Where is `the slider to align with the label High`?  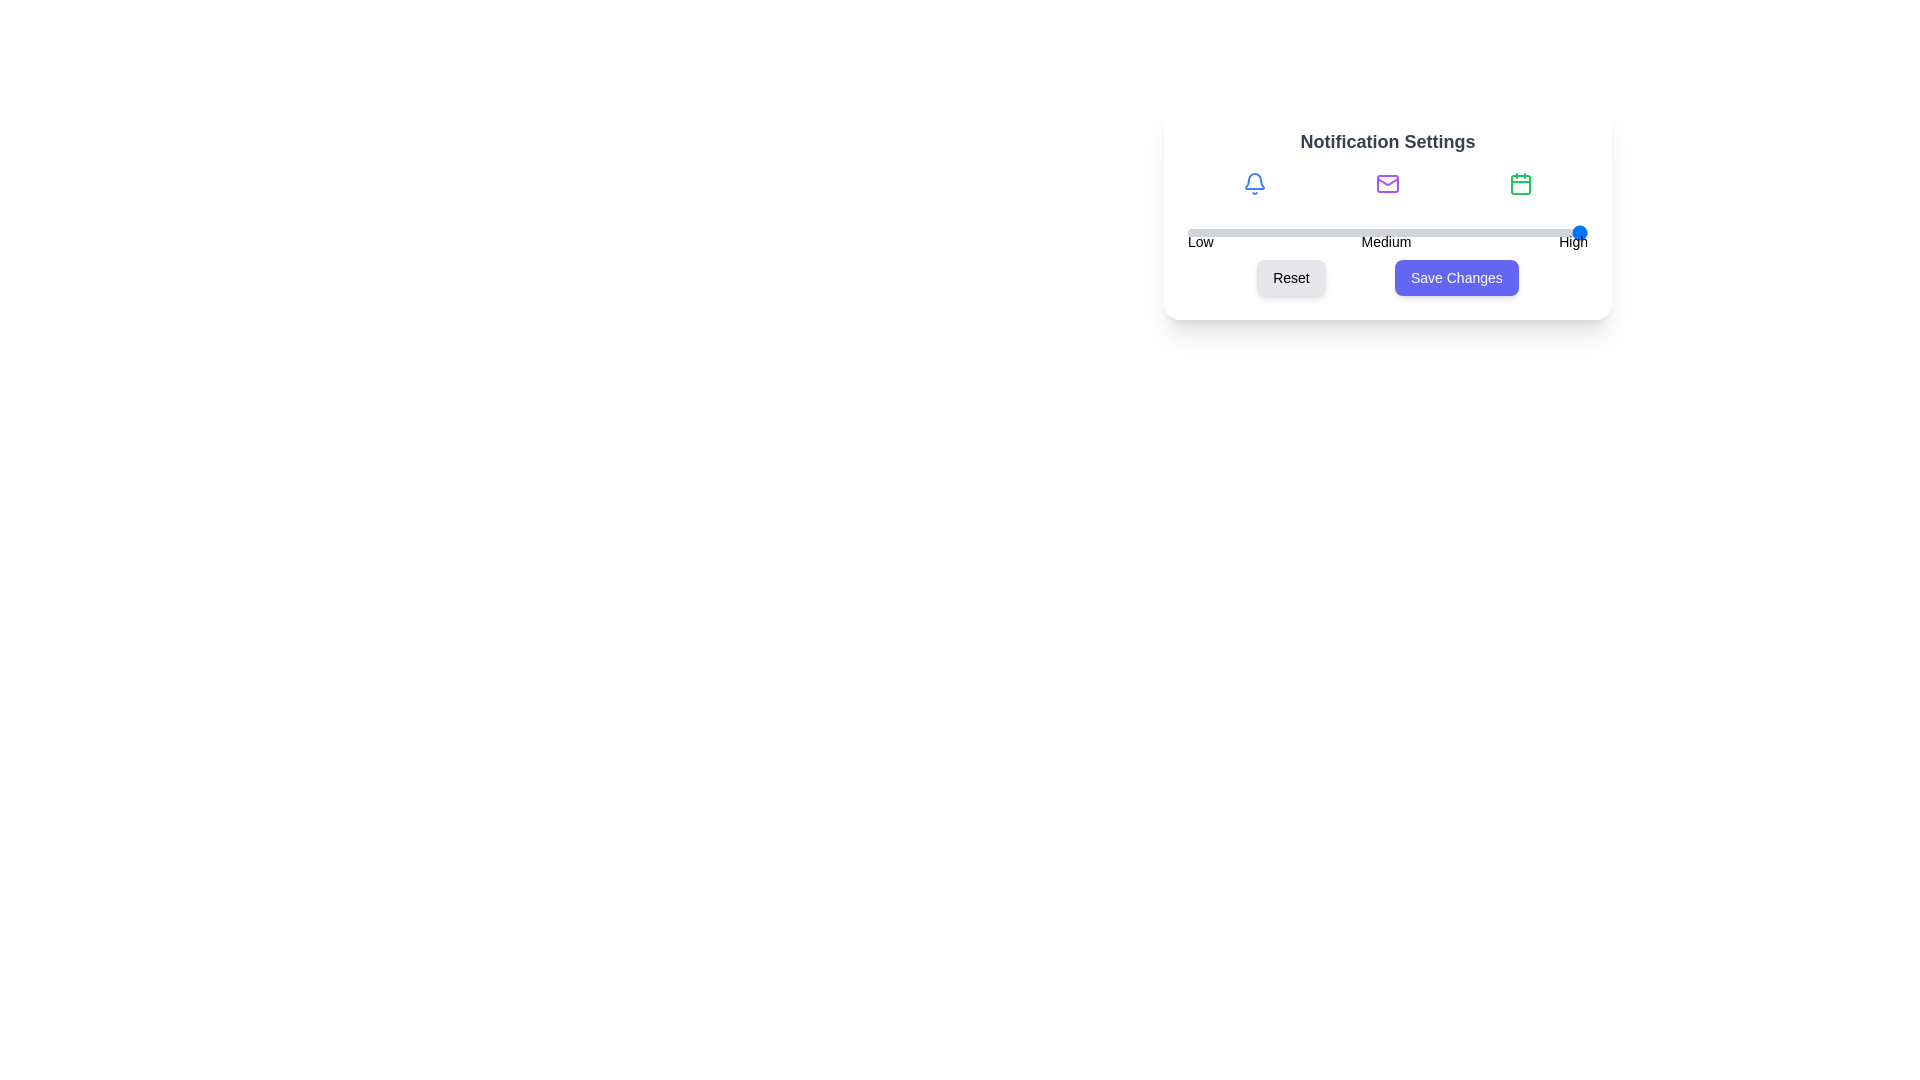
the slider to align with the label High is located at coordinates (1572, 231).